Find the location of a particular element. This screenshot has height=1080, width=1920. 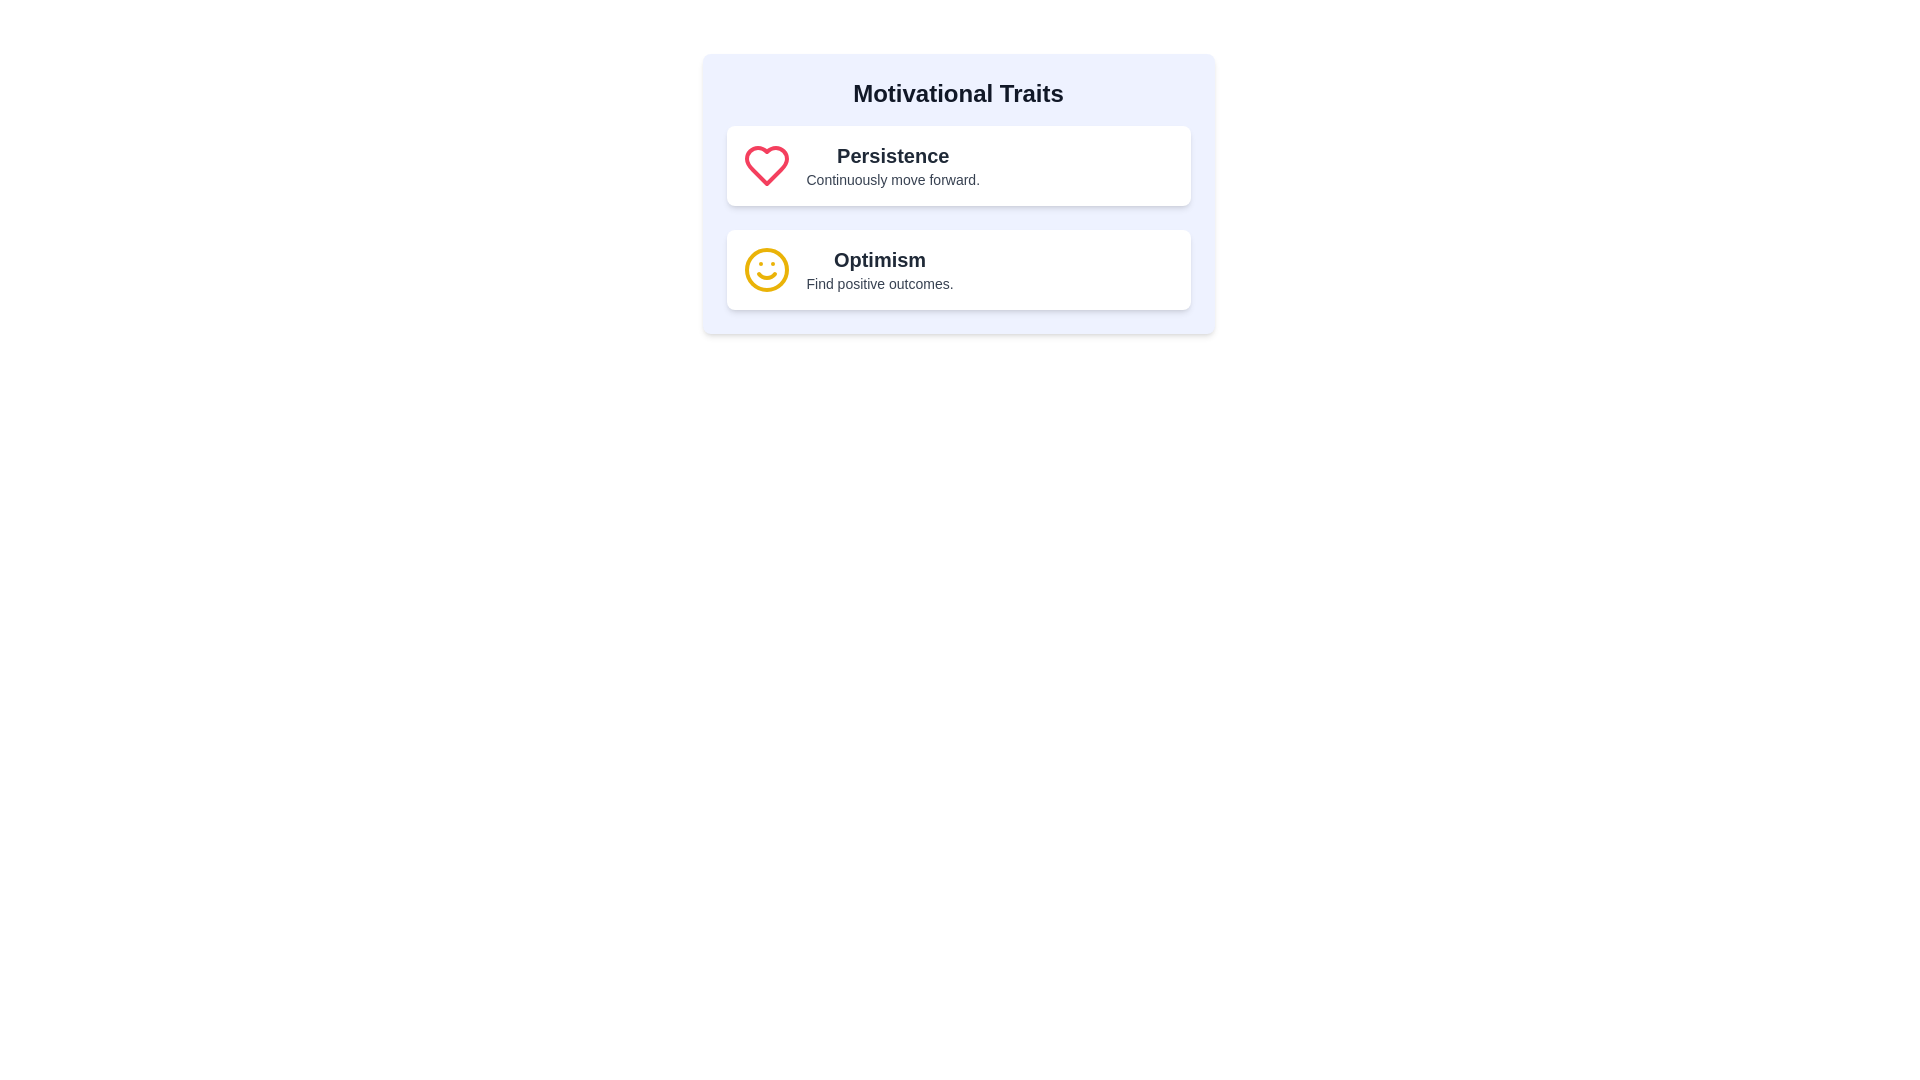

the Text label that describes the 'Persistence' motivational trait, which is centrally placed within a card-like structure at the top of the 'Motivational Traits' section is located at coordinates (892, 164).